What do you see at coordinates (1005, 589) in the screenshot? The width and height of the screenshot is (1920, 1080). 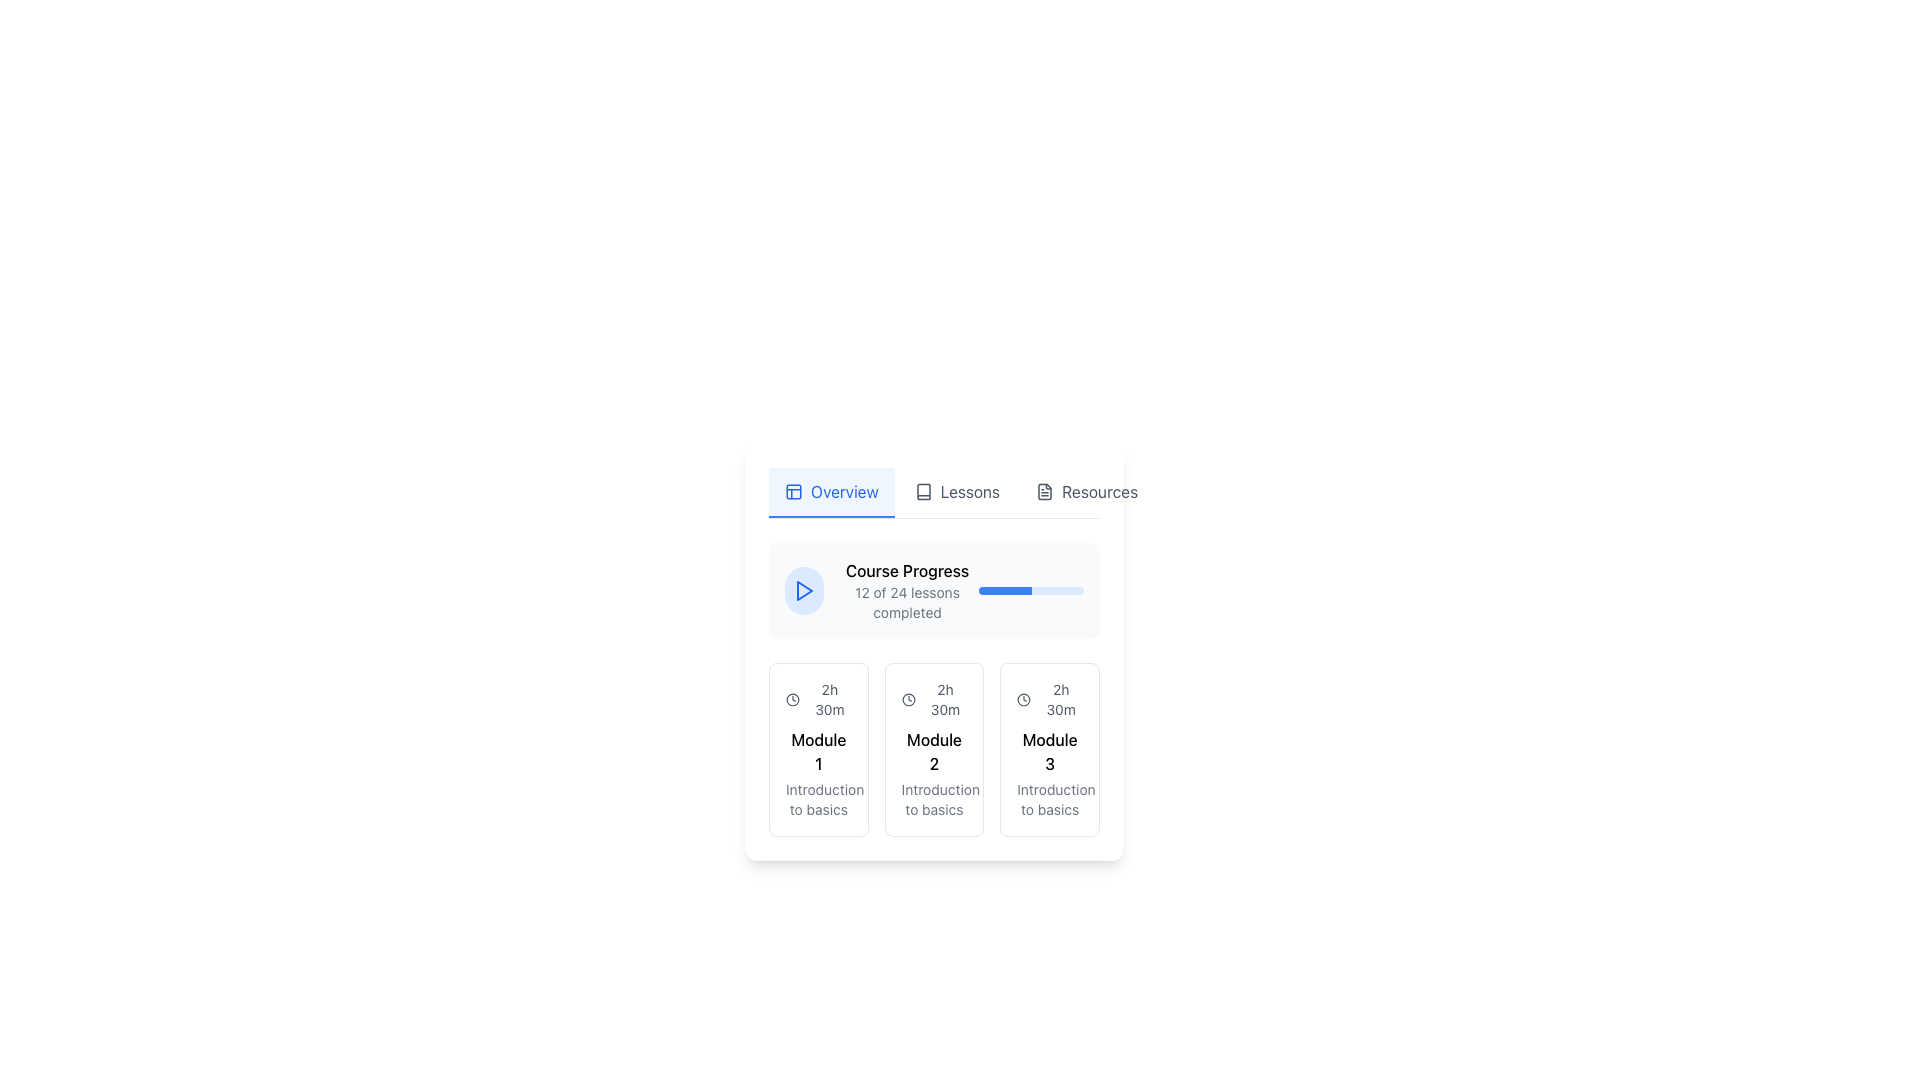 I see `the blue progress indicator within the progress bar located below the 'Course Progress' label, which occupies the left half of the progress bar` at bounding box center [1005, 589].